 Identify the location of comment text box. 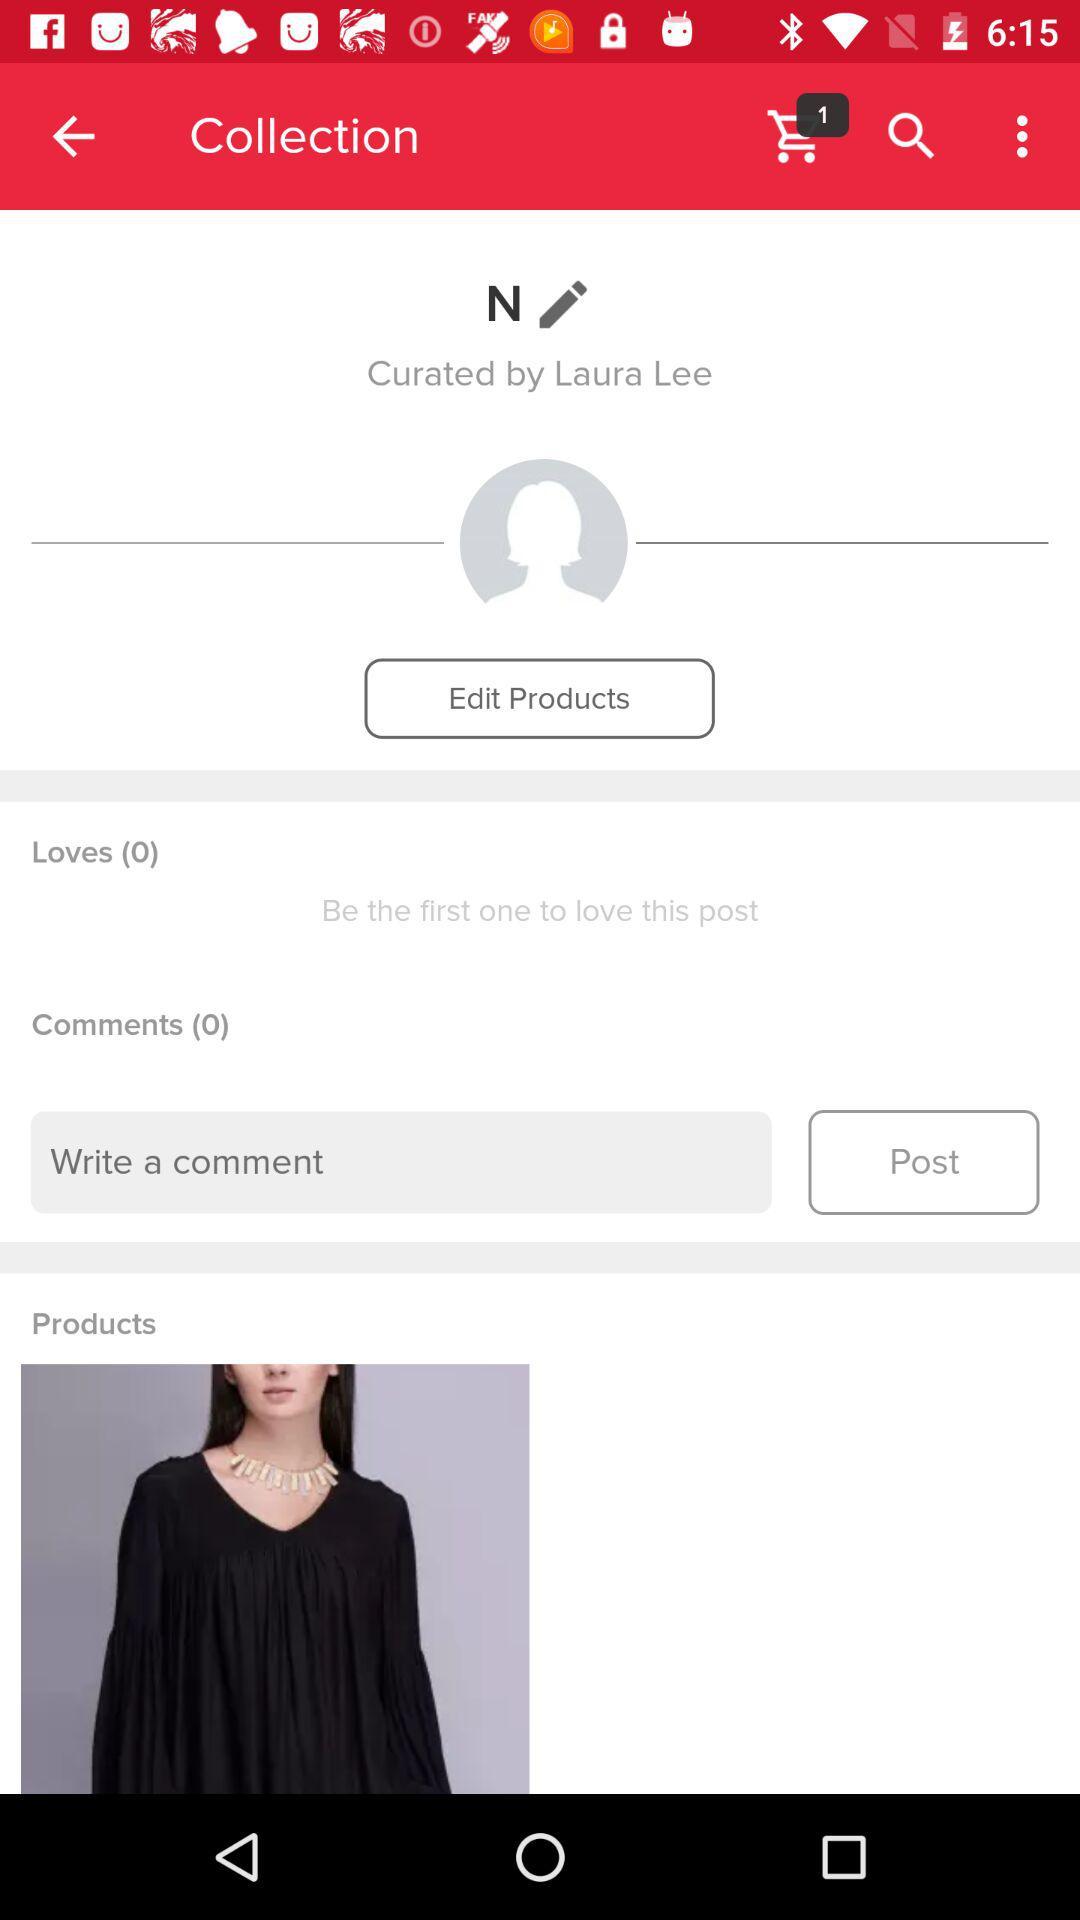
(401, 1162).